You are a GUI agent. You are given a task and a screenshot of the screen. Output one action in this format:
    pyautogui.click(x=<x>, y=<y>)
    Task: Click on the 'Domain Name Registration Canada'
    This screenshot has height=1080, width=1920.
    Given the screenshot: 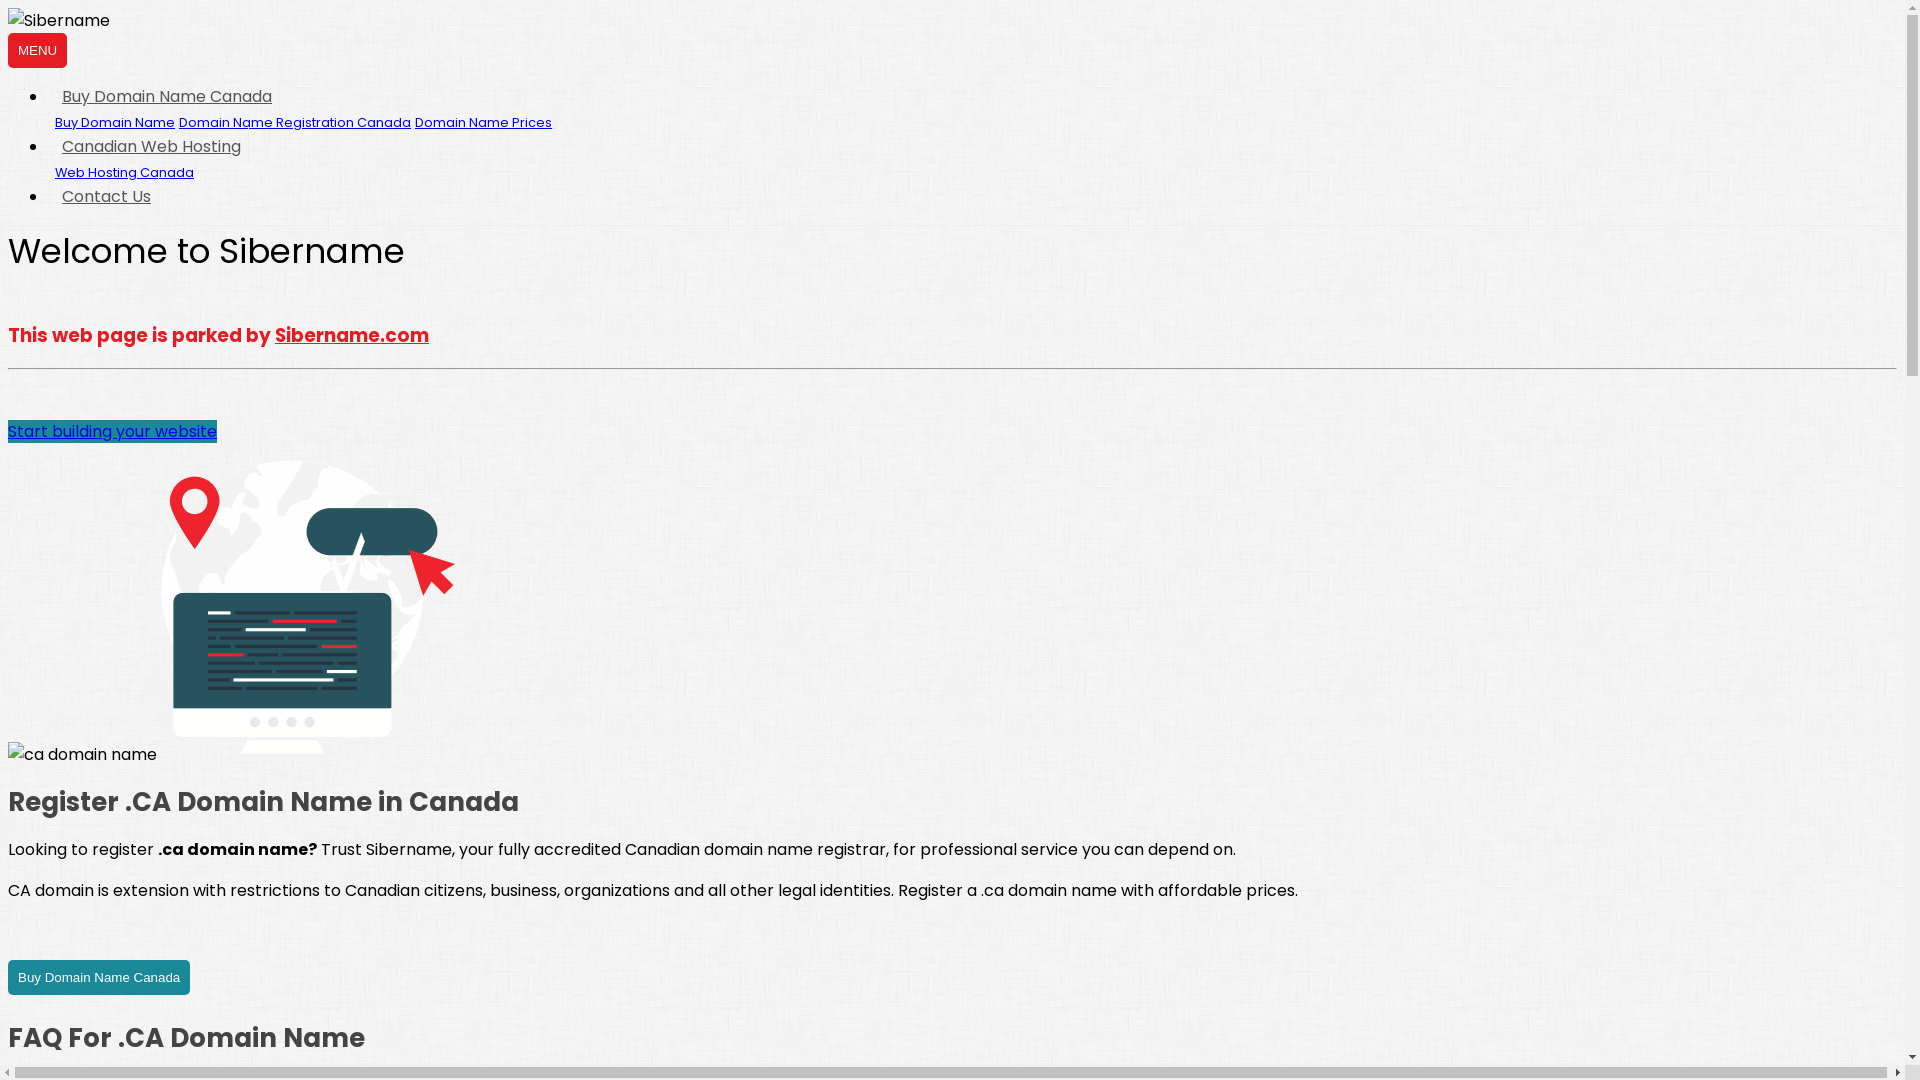 What is the action you would take?
    pyautogui.click(x=293, y=122)
    